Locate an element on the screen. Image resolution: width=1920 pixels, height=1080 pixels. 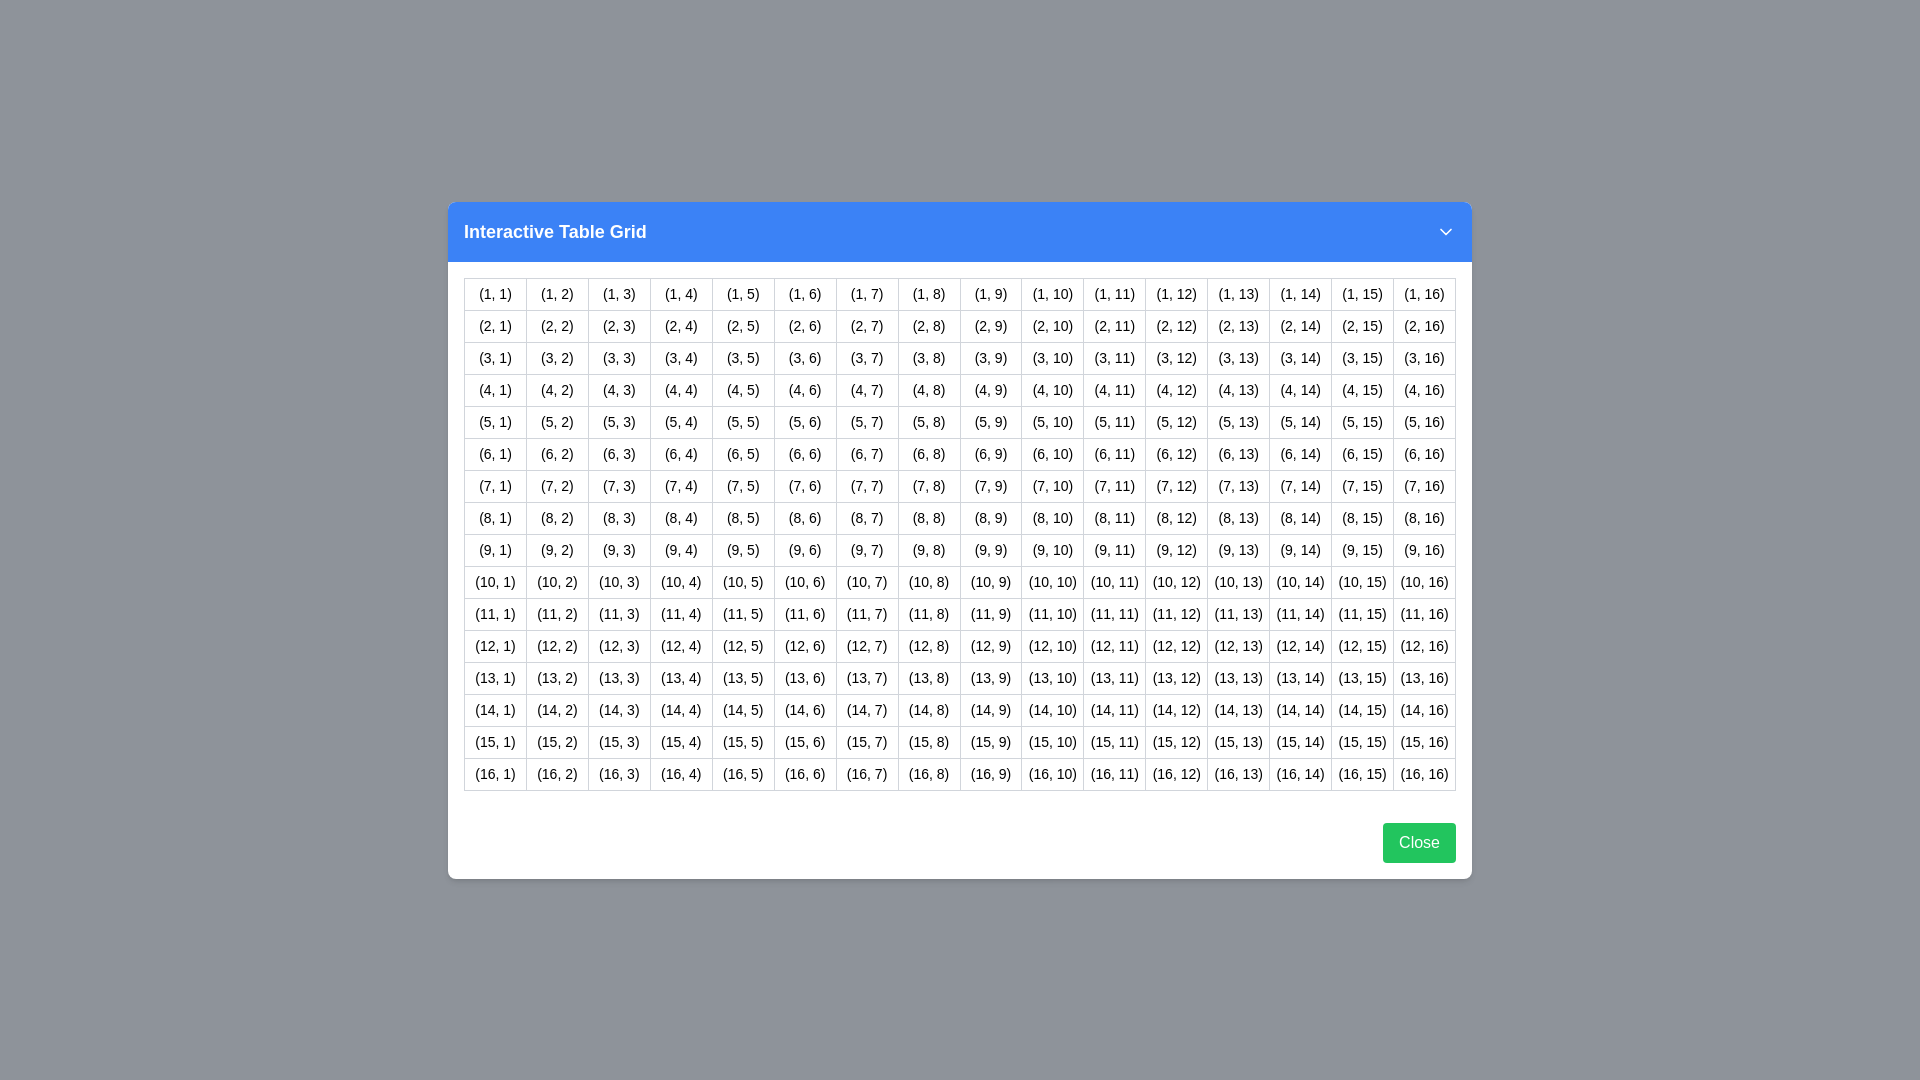
the 'Close' button to close the dialog is located at coordinates (1418, 841).